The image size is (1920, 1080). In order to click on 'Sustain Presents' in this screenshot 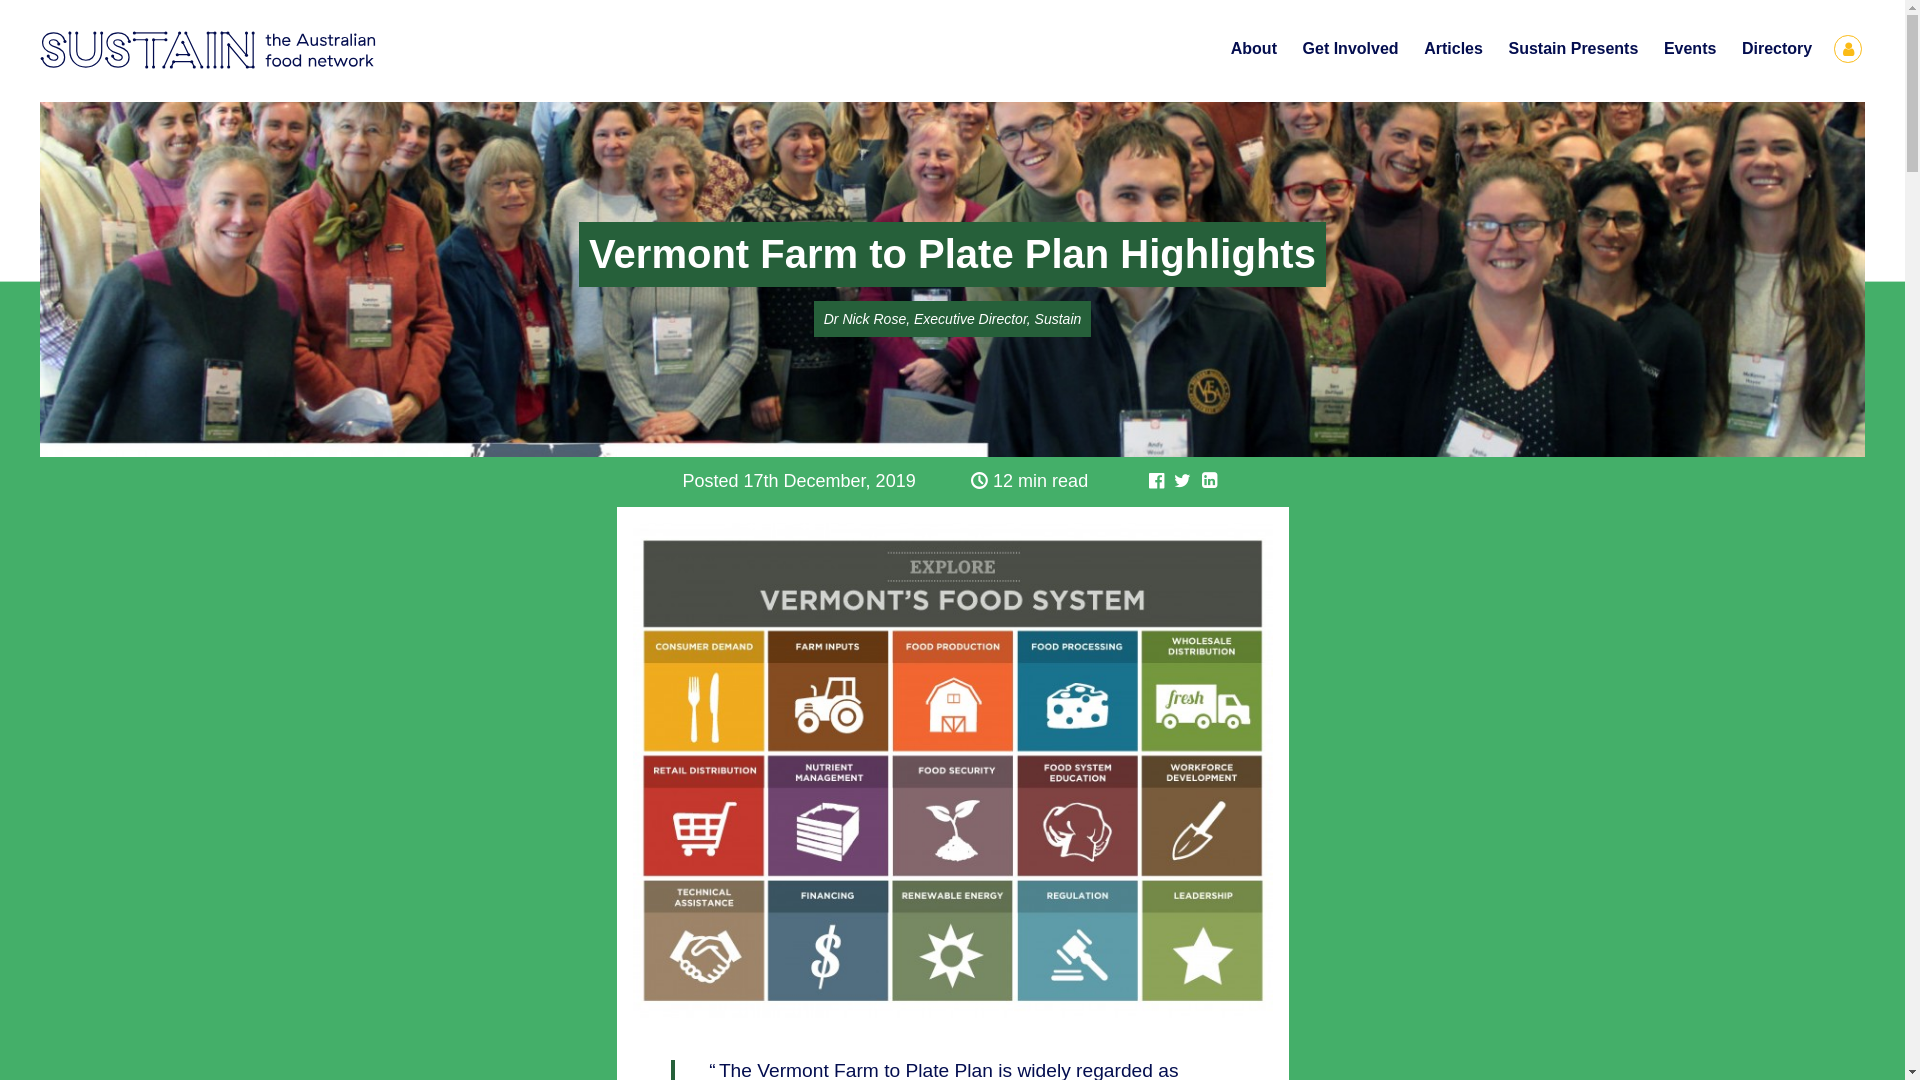, I will do `click(1572, 48)`.